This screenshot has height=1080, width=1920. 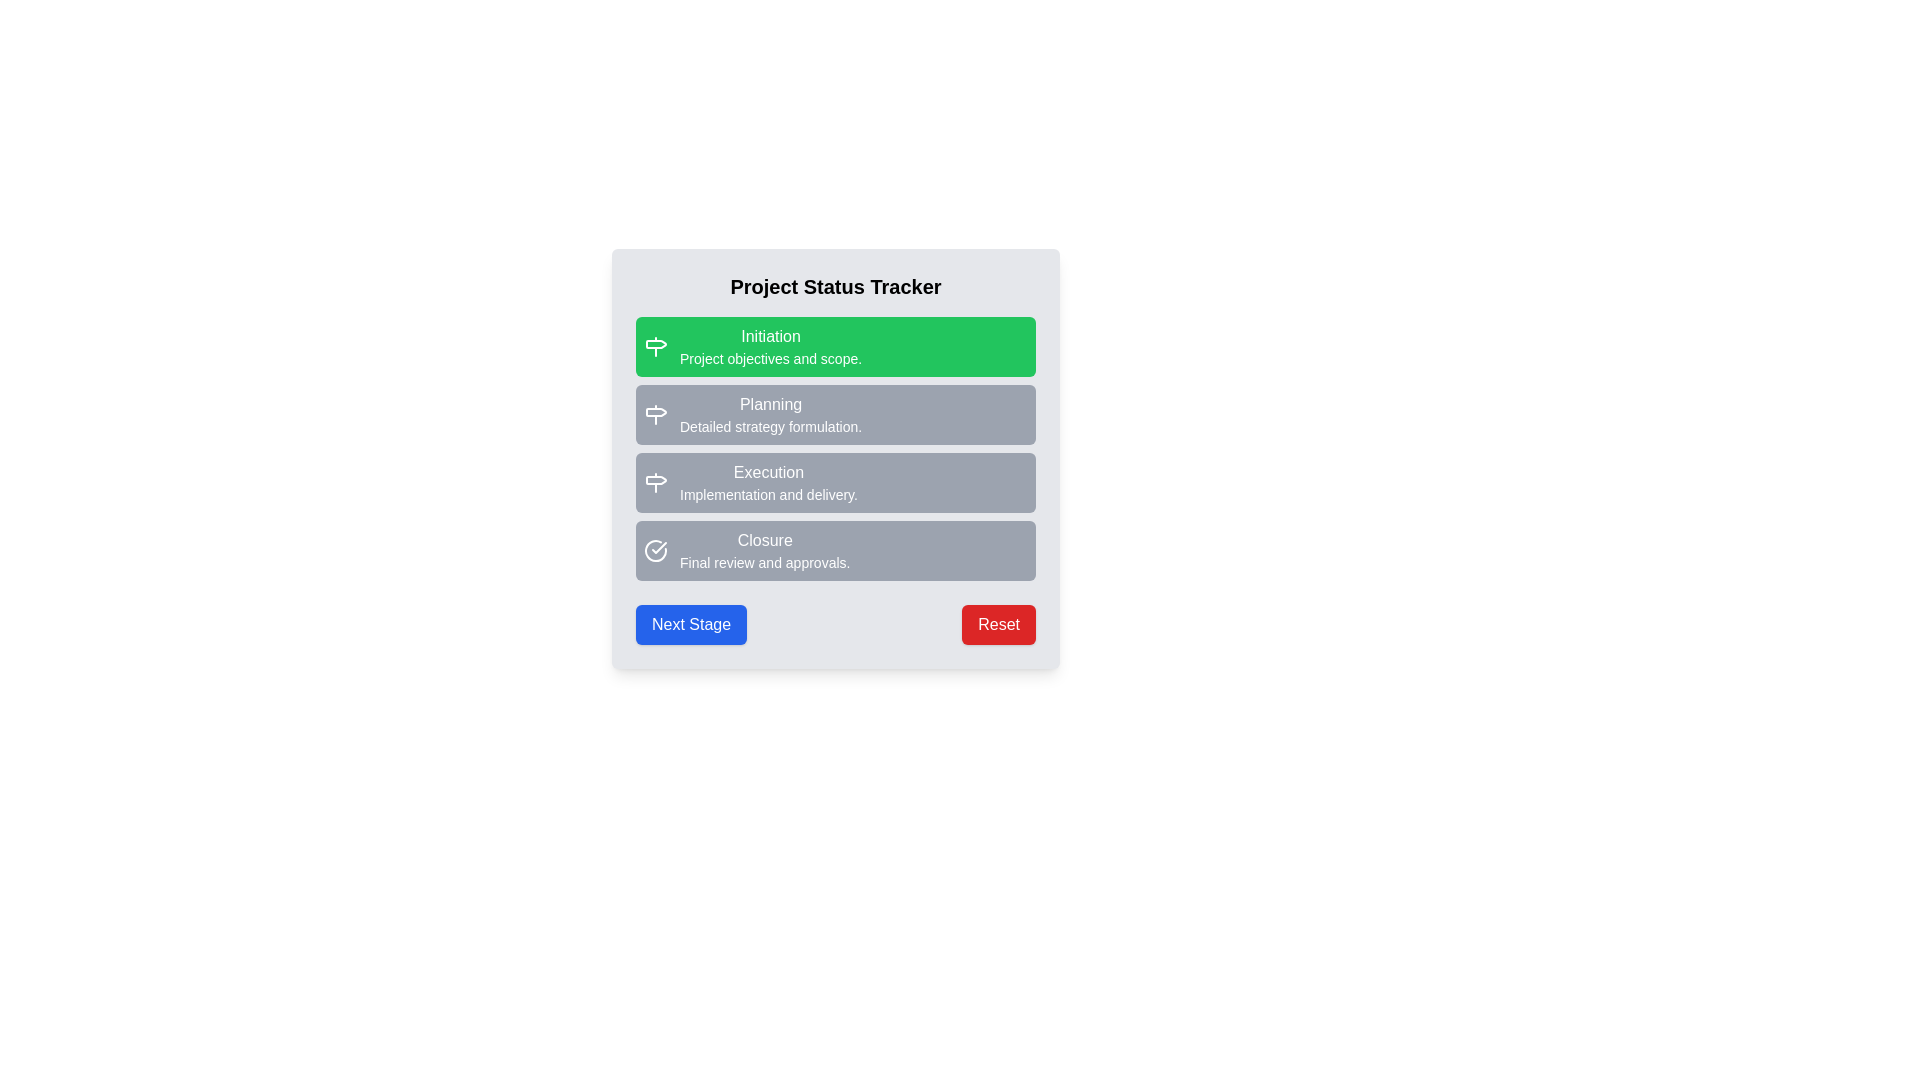 What do you see at coordinates (835, 459) in the screenshot?
I see `the 'Execution' phase label in the project status tracker, which is the third item in the vertical list under the 'Project Status Tracker' heading` at bounding box center [835, 459].